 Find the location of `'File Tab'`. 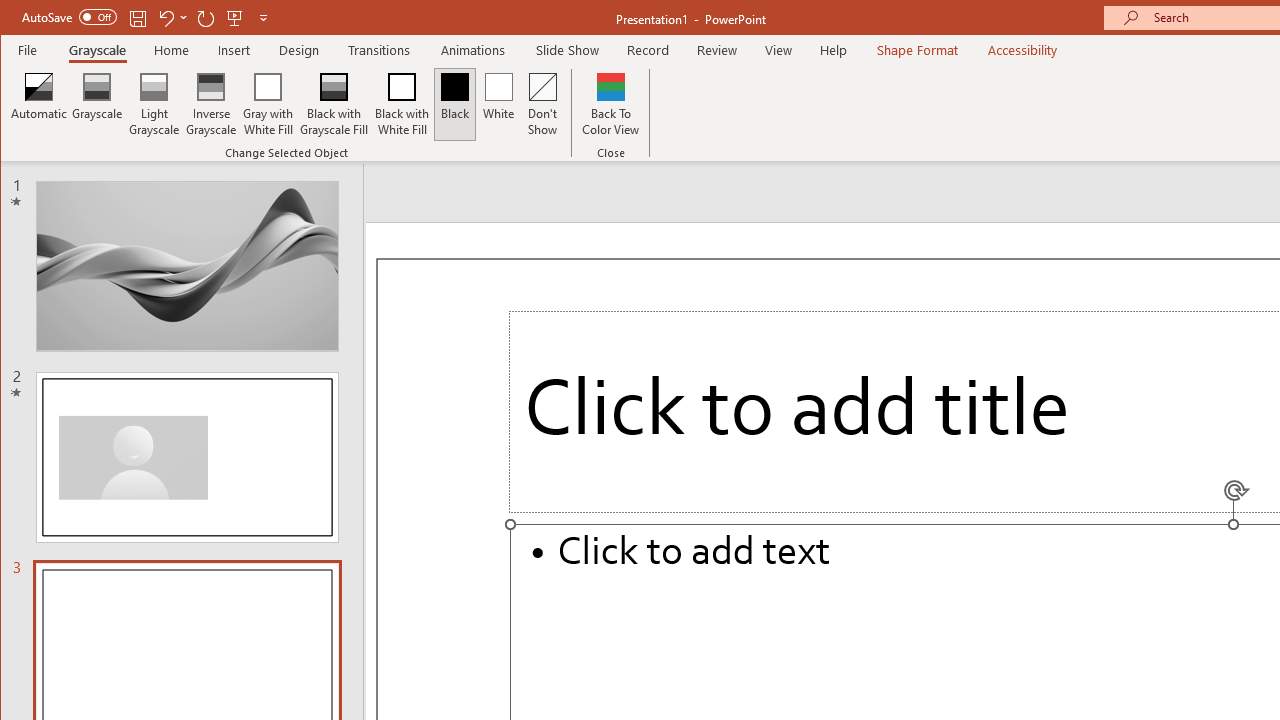

'File Tab' is located at coordinates (28, 49).